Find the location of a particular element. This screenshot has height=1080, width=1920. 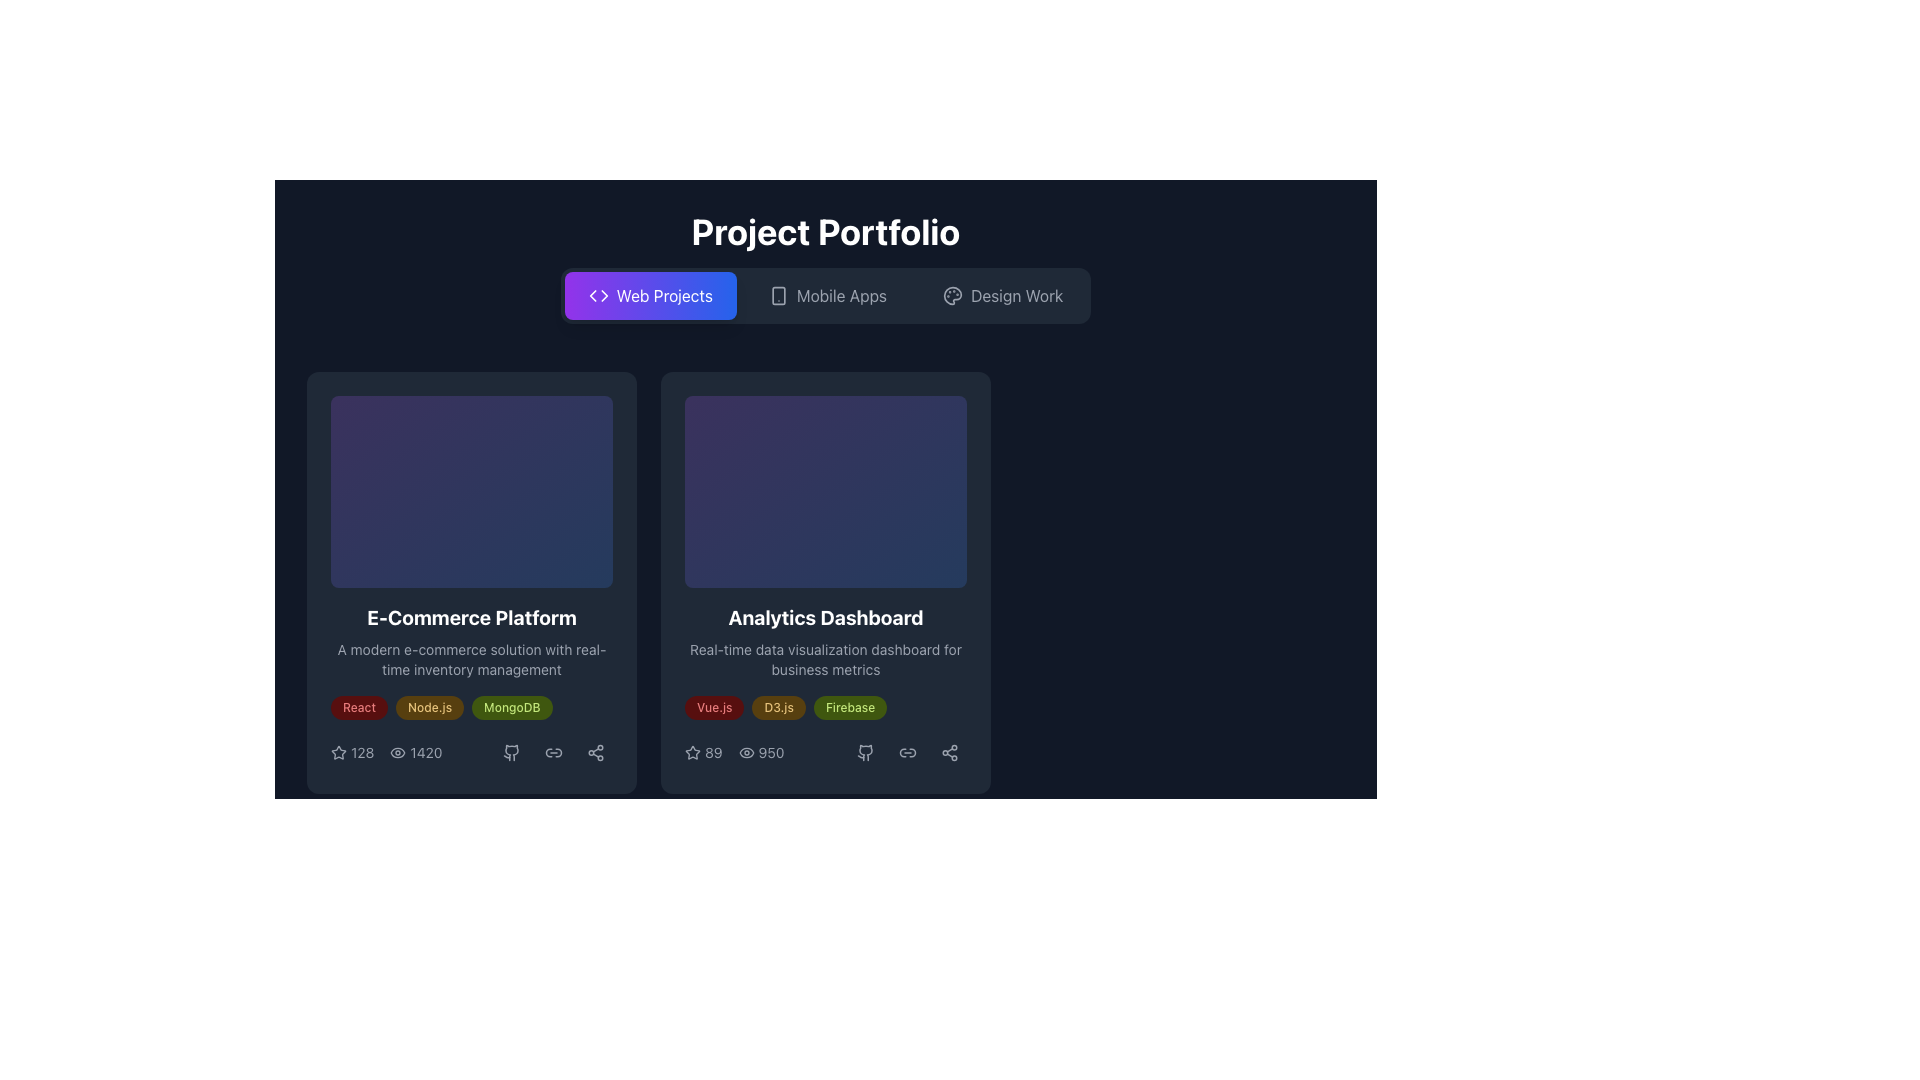

the GitHub cat-head icon button located in the bottom-right corner of the 'Analytics Dashboard' card is located at coordinates (865, 752).